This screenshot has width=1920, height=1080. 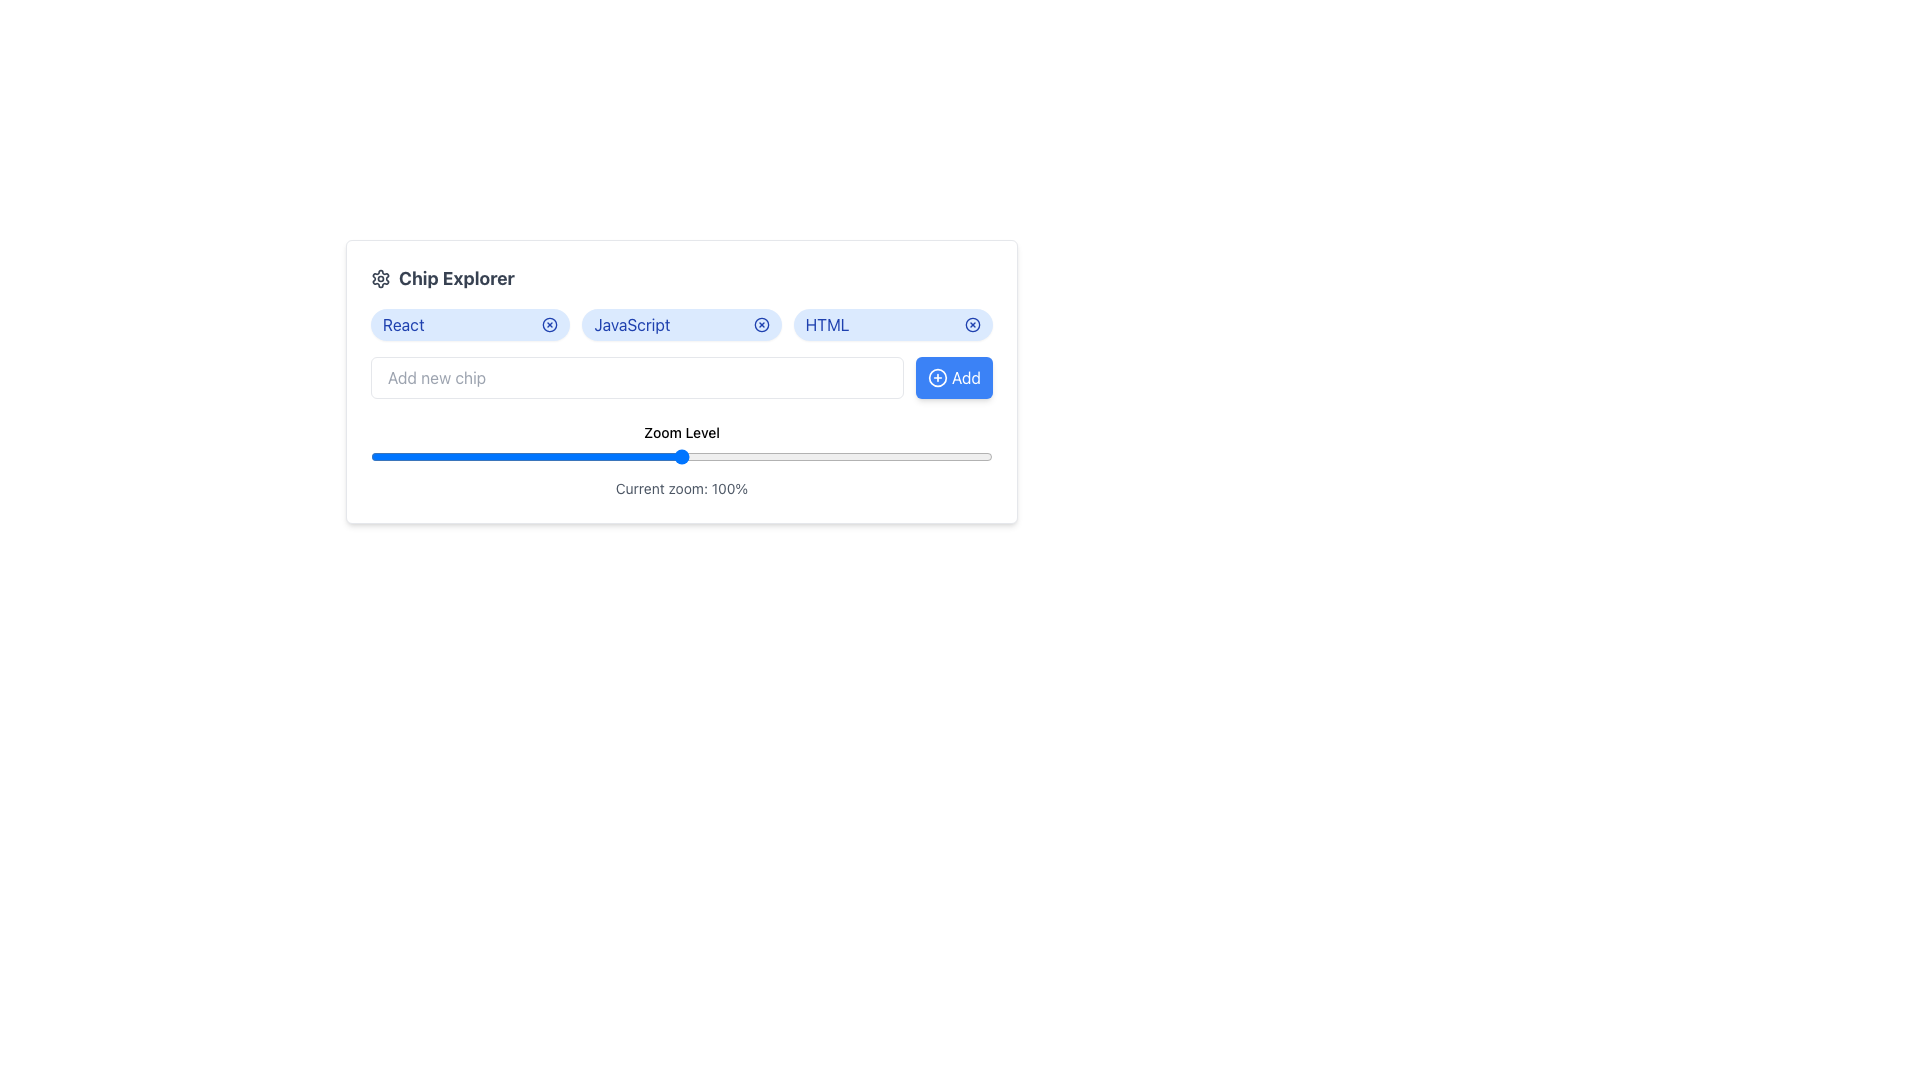 What do you see at coordinates (469, 323) in the screenshot?
I see `the first selectable chip labeled 'React' in the 'Chip Explorer' section` at bounding box center [469, 323].